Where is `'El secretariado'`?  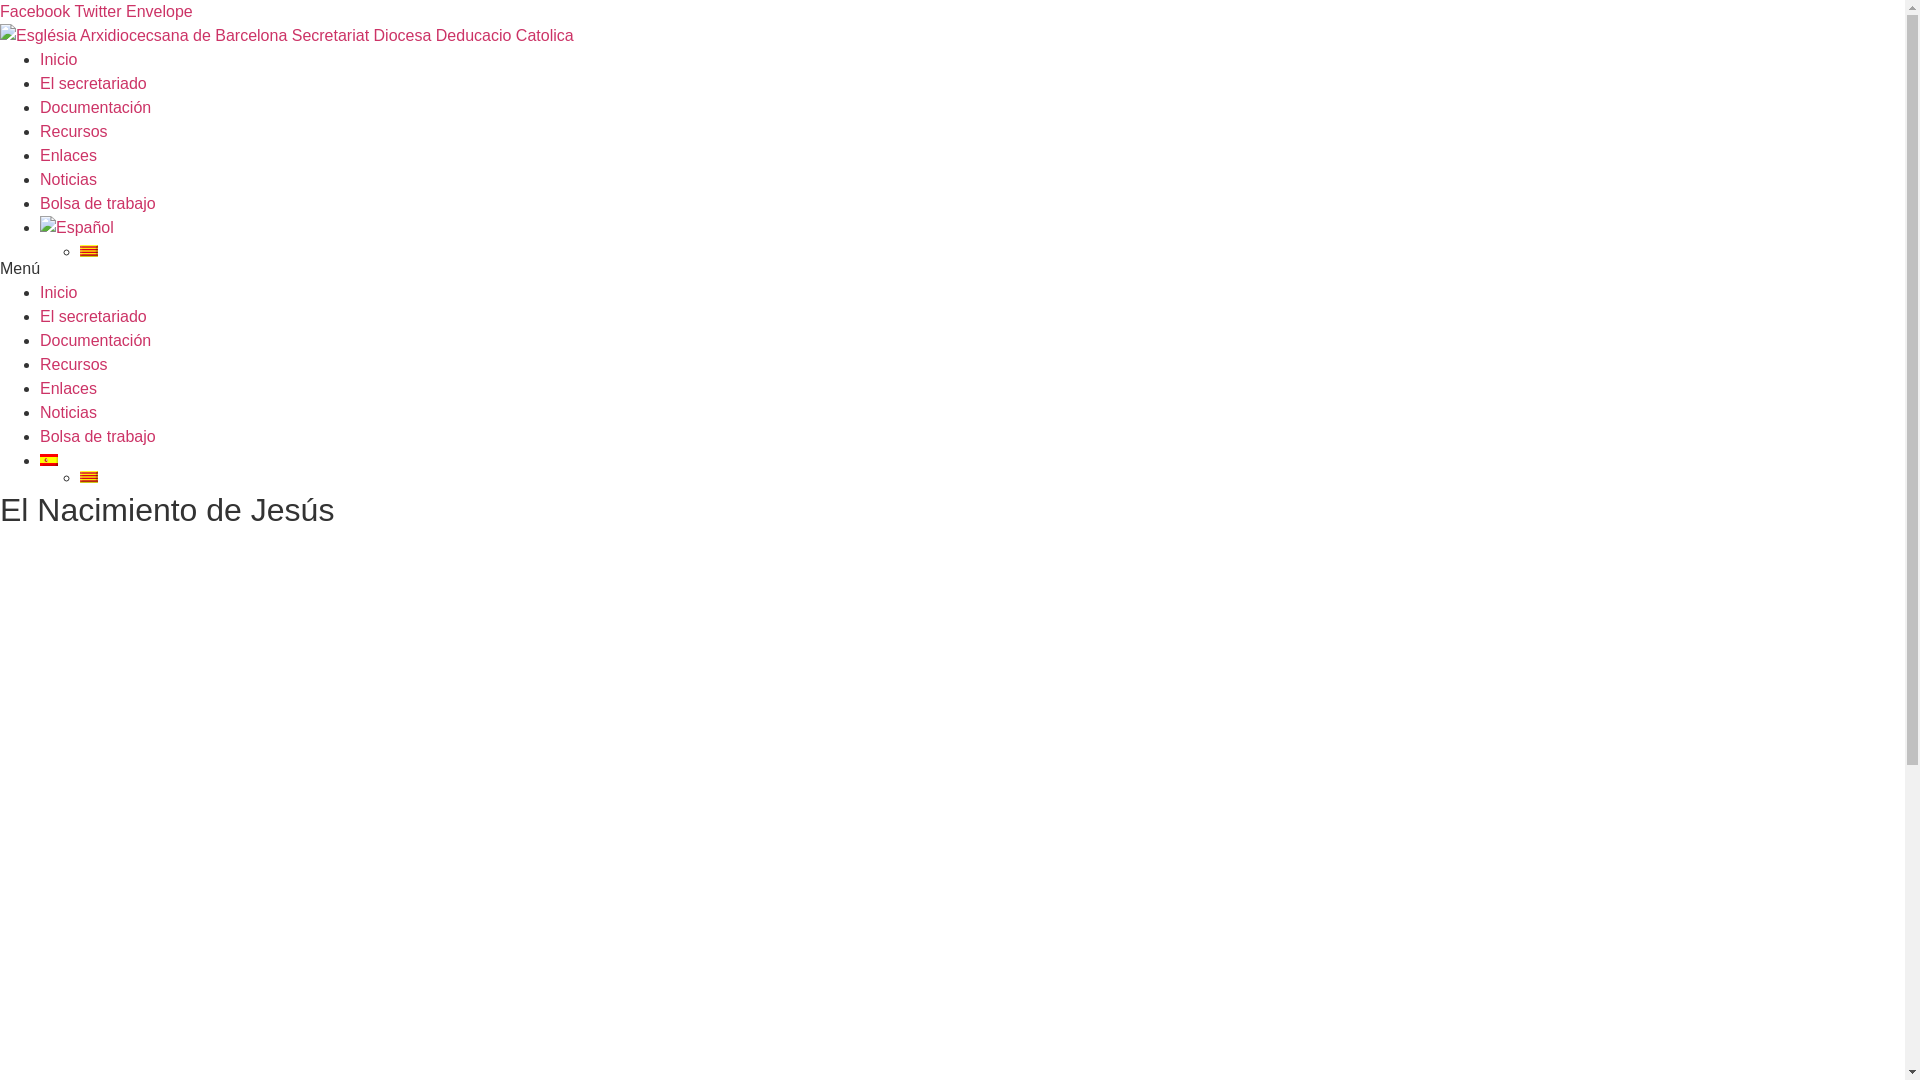 'El secretariado' is located at coordinates (92, 82).